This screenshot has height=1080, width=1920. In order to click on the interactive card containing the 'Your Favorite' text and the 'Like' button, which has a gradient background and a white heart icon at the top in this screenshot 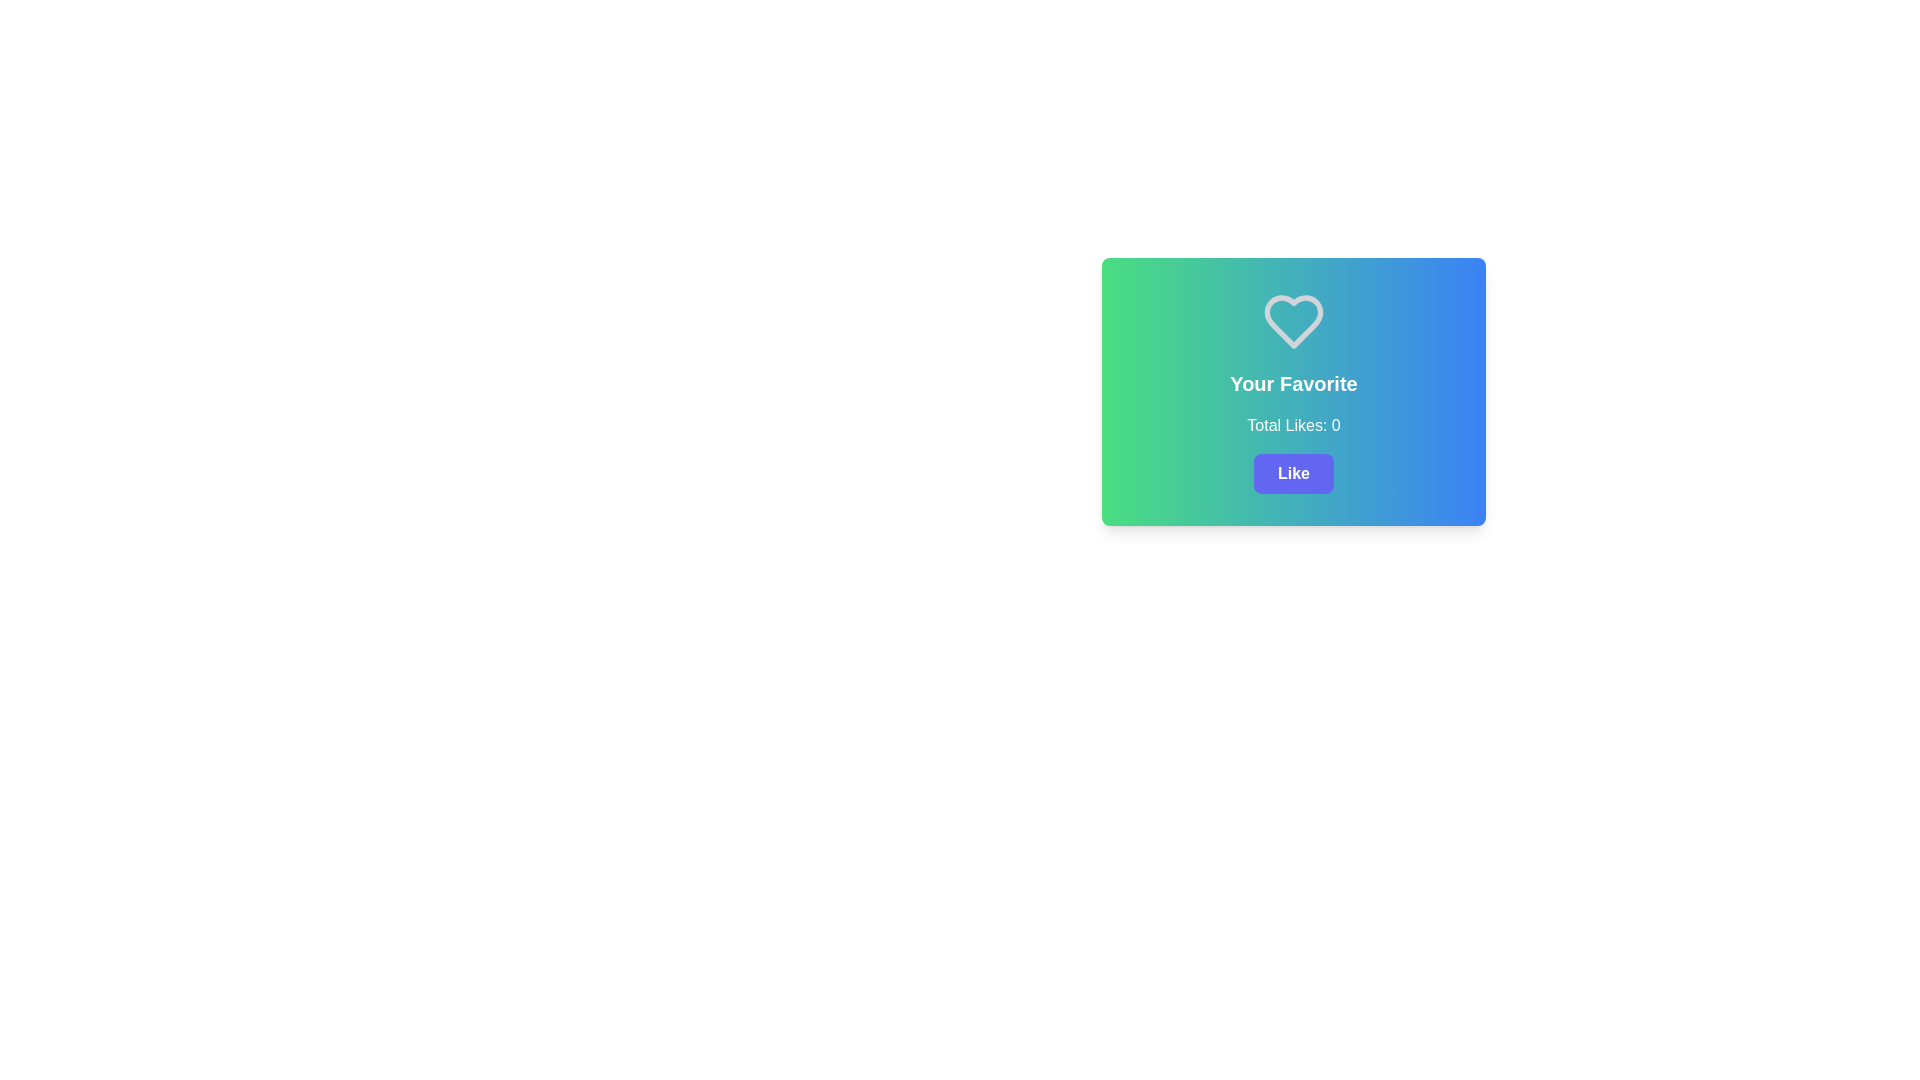, I will do `click(1294, 501)`.